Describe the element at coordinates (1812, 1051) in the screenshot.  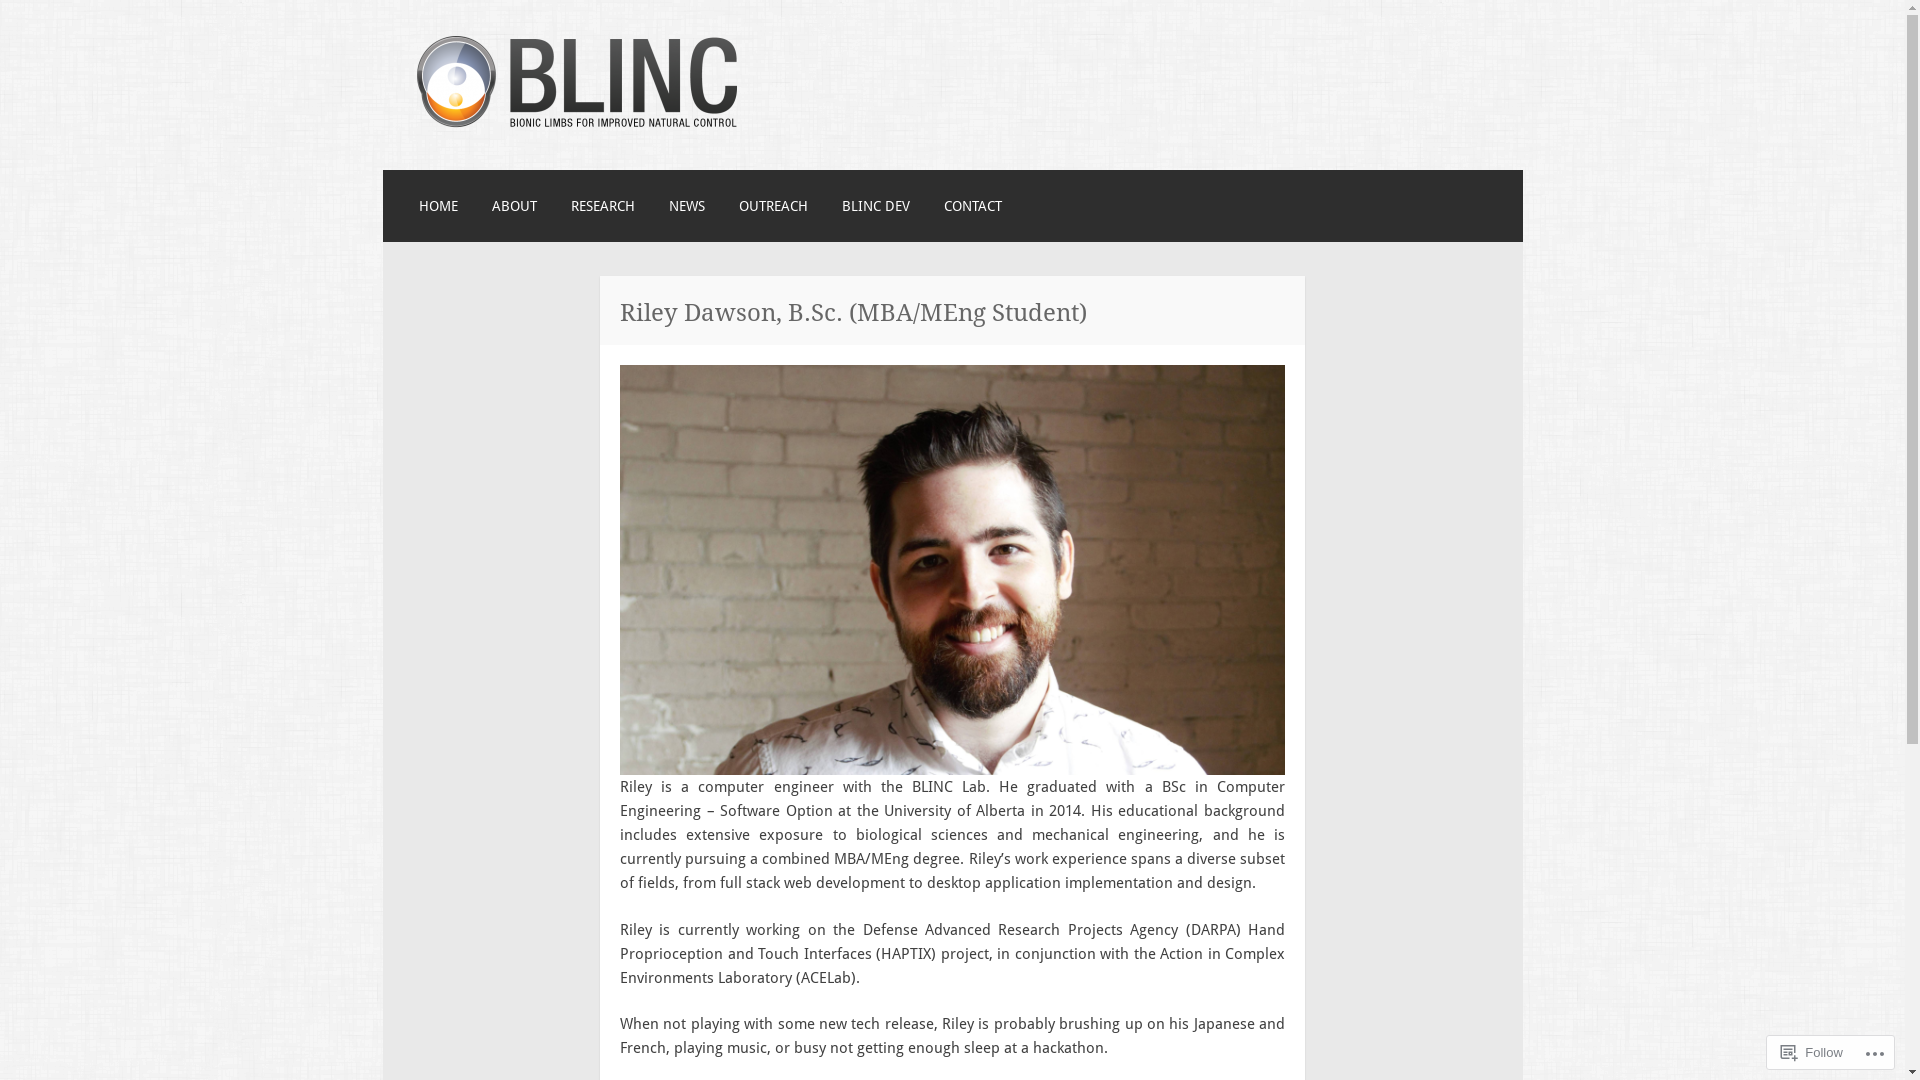
I see `'Follow'` at that location.